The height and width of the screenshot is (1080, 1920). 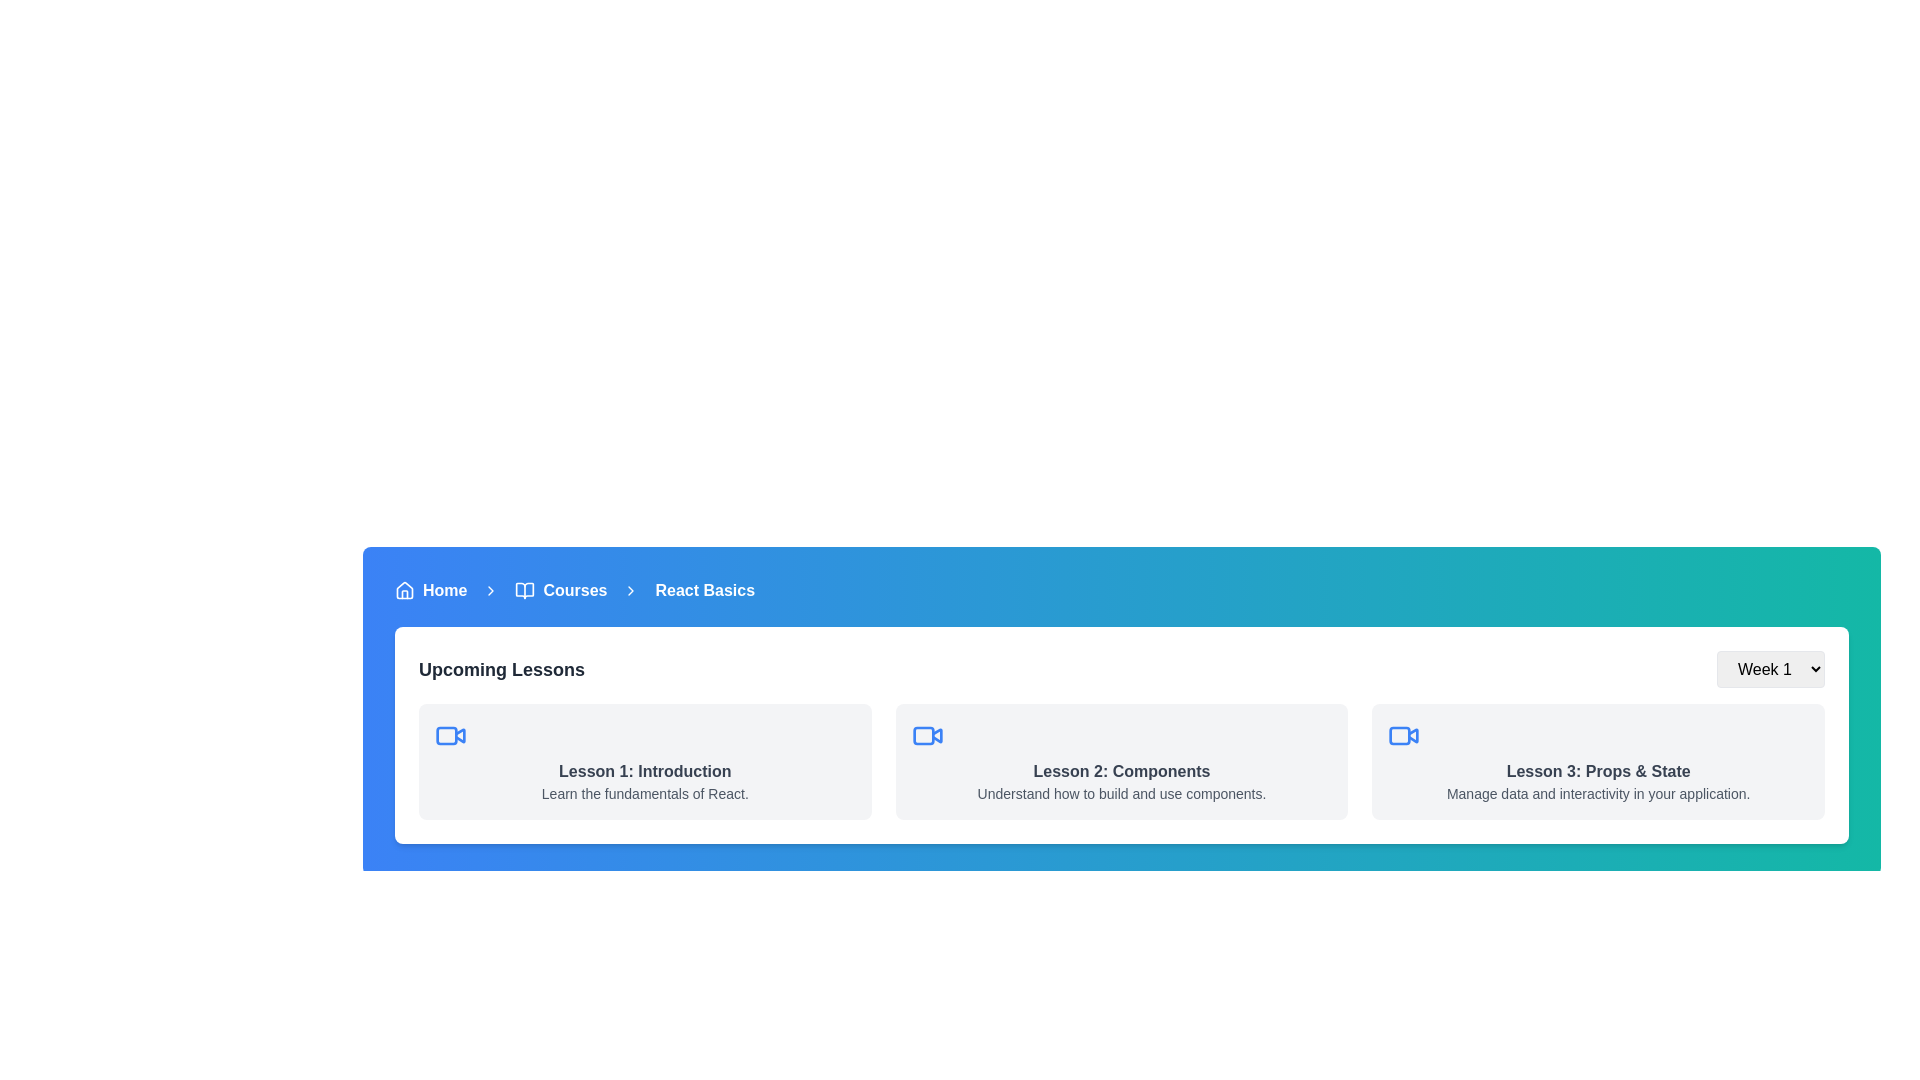 I want to click on the house-shaped home icon located at the leftmost part of the breadcrumb navigation bar, which signifies the home page in the navigation hierarchy, so click(x=403, y=589).